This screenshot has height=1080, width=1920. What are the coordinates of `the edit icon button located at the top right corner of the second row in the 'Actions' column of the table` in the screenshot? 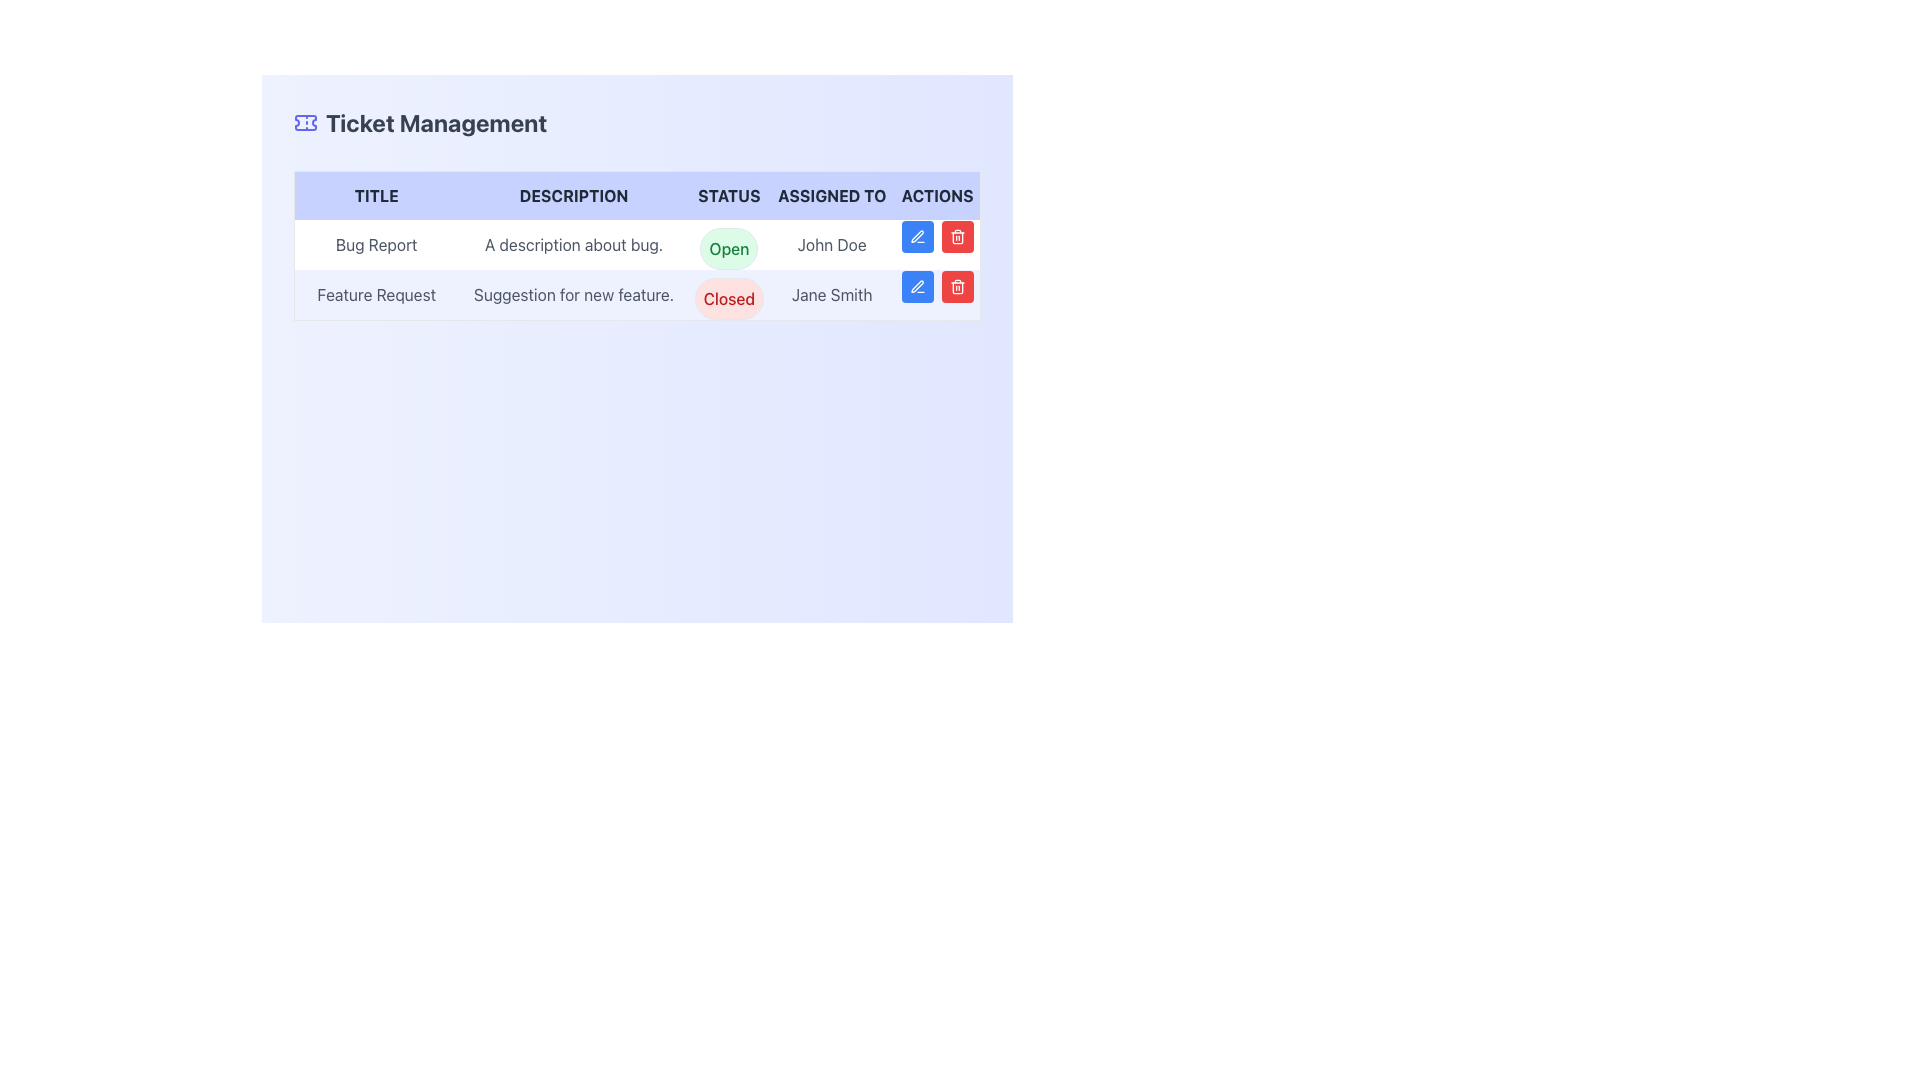 It's located at (916, 286).